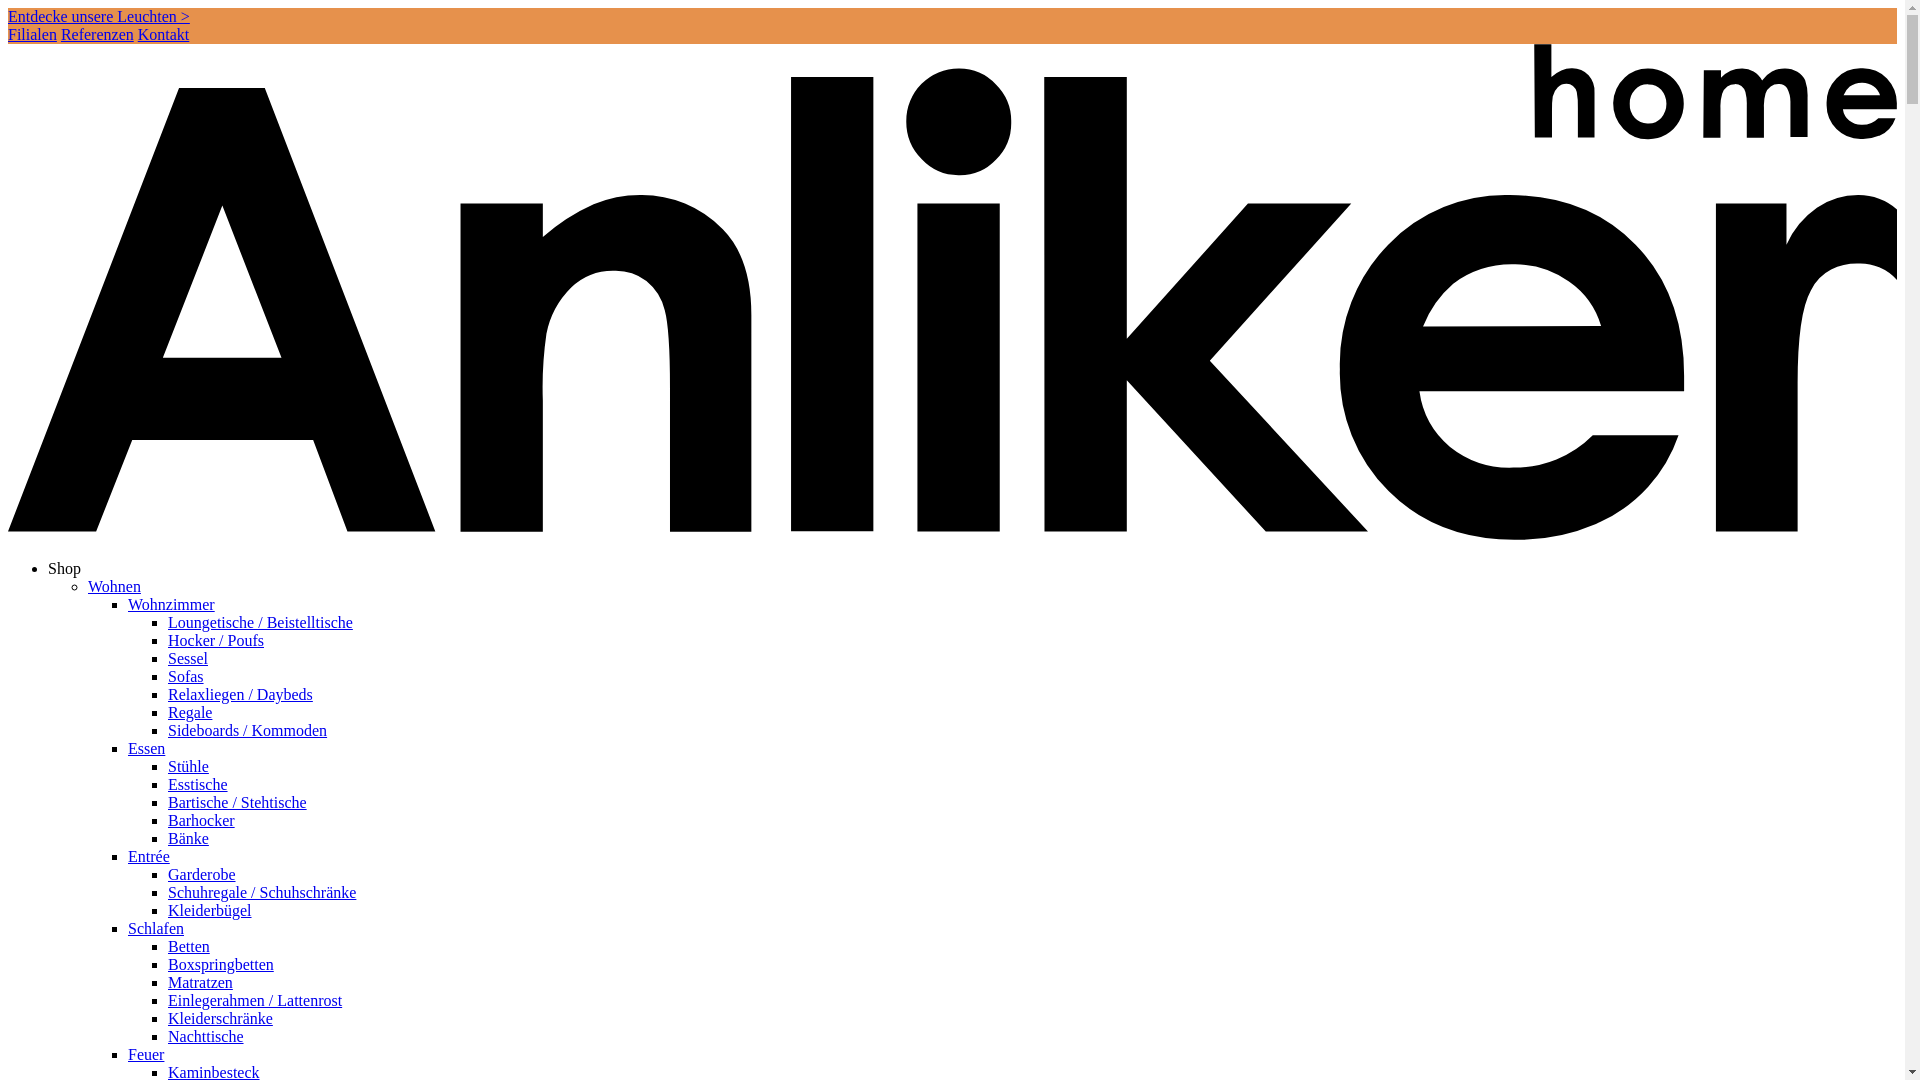 This screenshot has width=1920, height=1080. Describe the element at coordinates (188, 945) in the screenshot. I see `'Betten'` at that location.